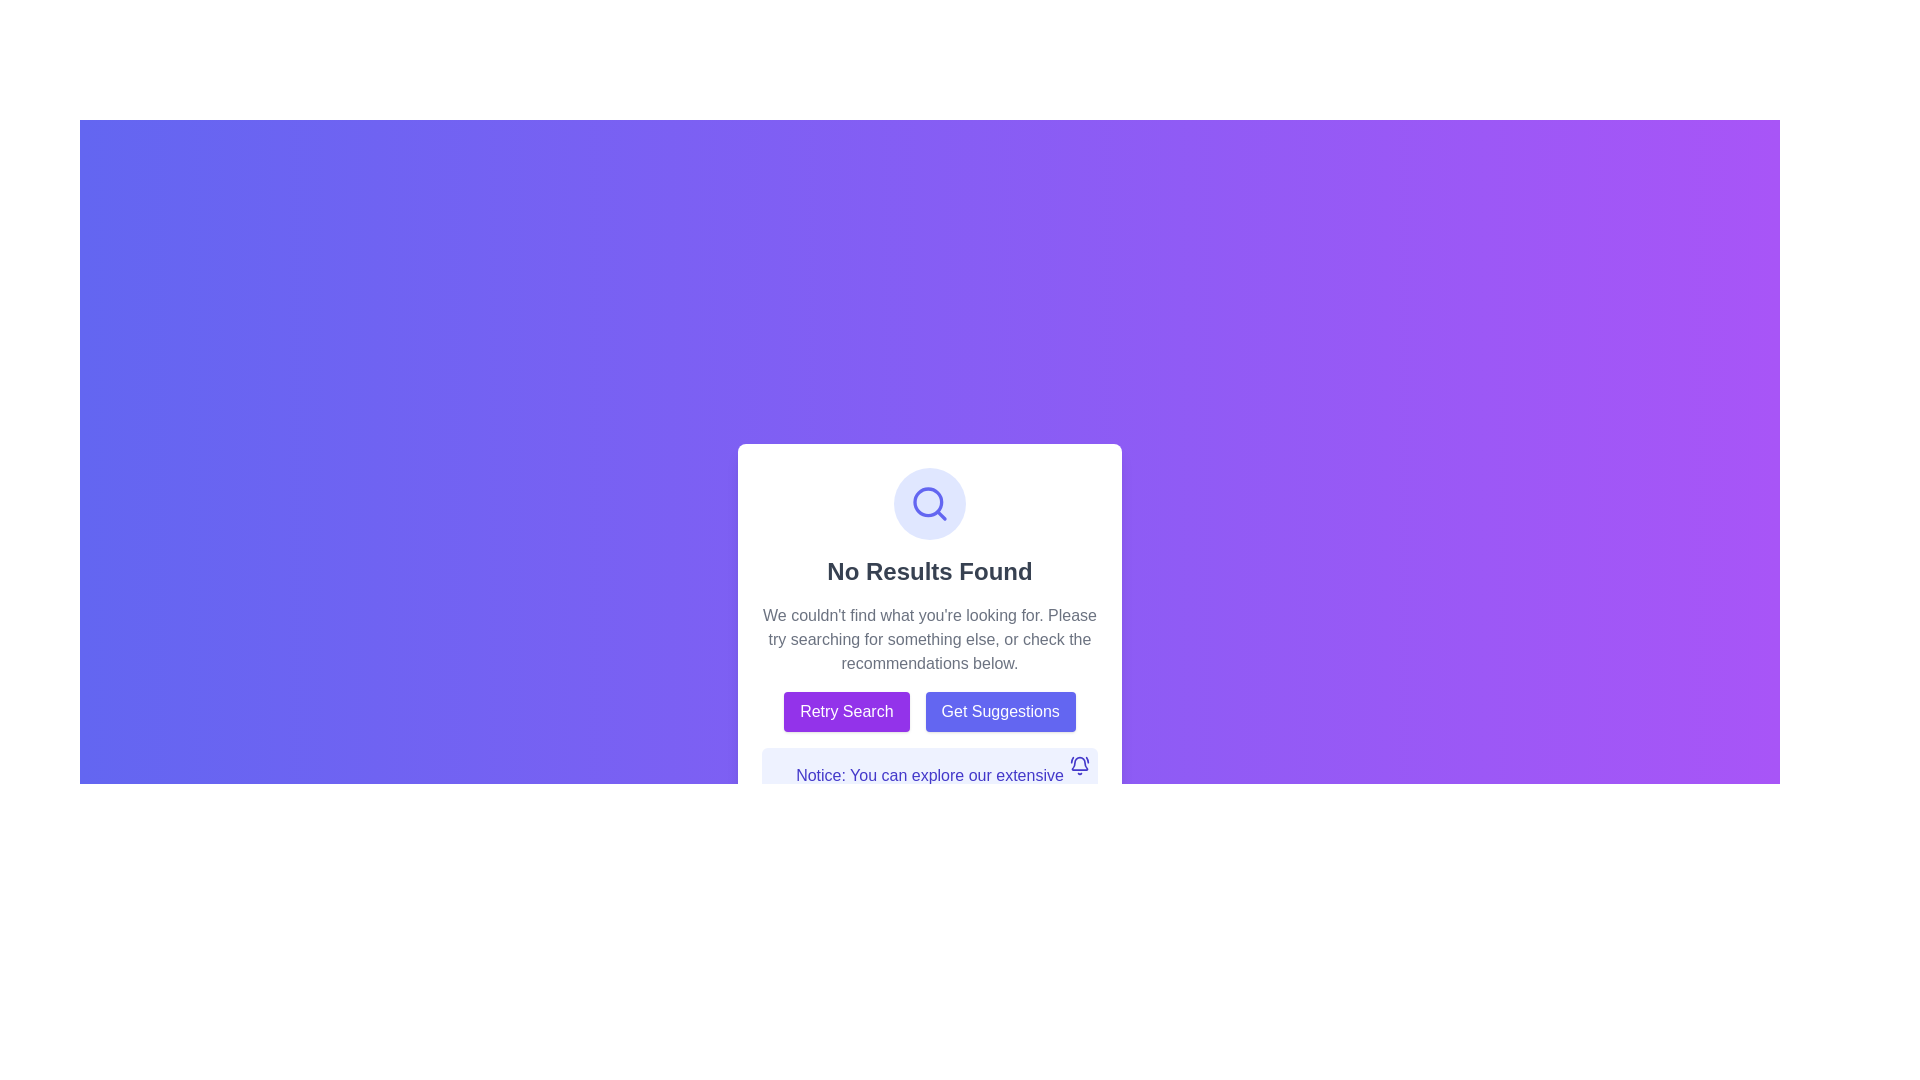  What do you see at coordinates (929, 503) in the screenshot?
I see `the decorative search icon located at the top center of the panel above the 'No Results Found' message` at bounding box center [929, 503].